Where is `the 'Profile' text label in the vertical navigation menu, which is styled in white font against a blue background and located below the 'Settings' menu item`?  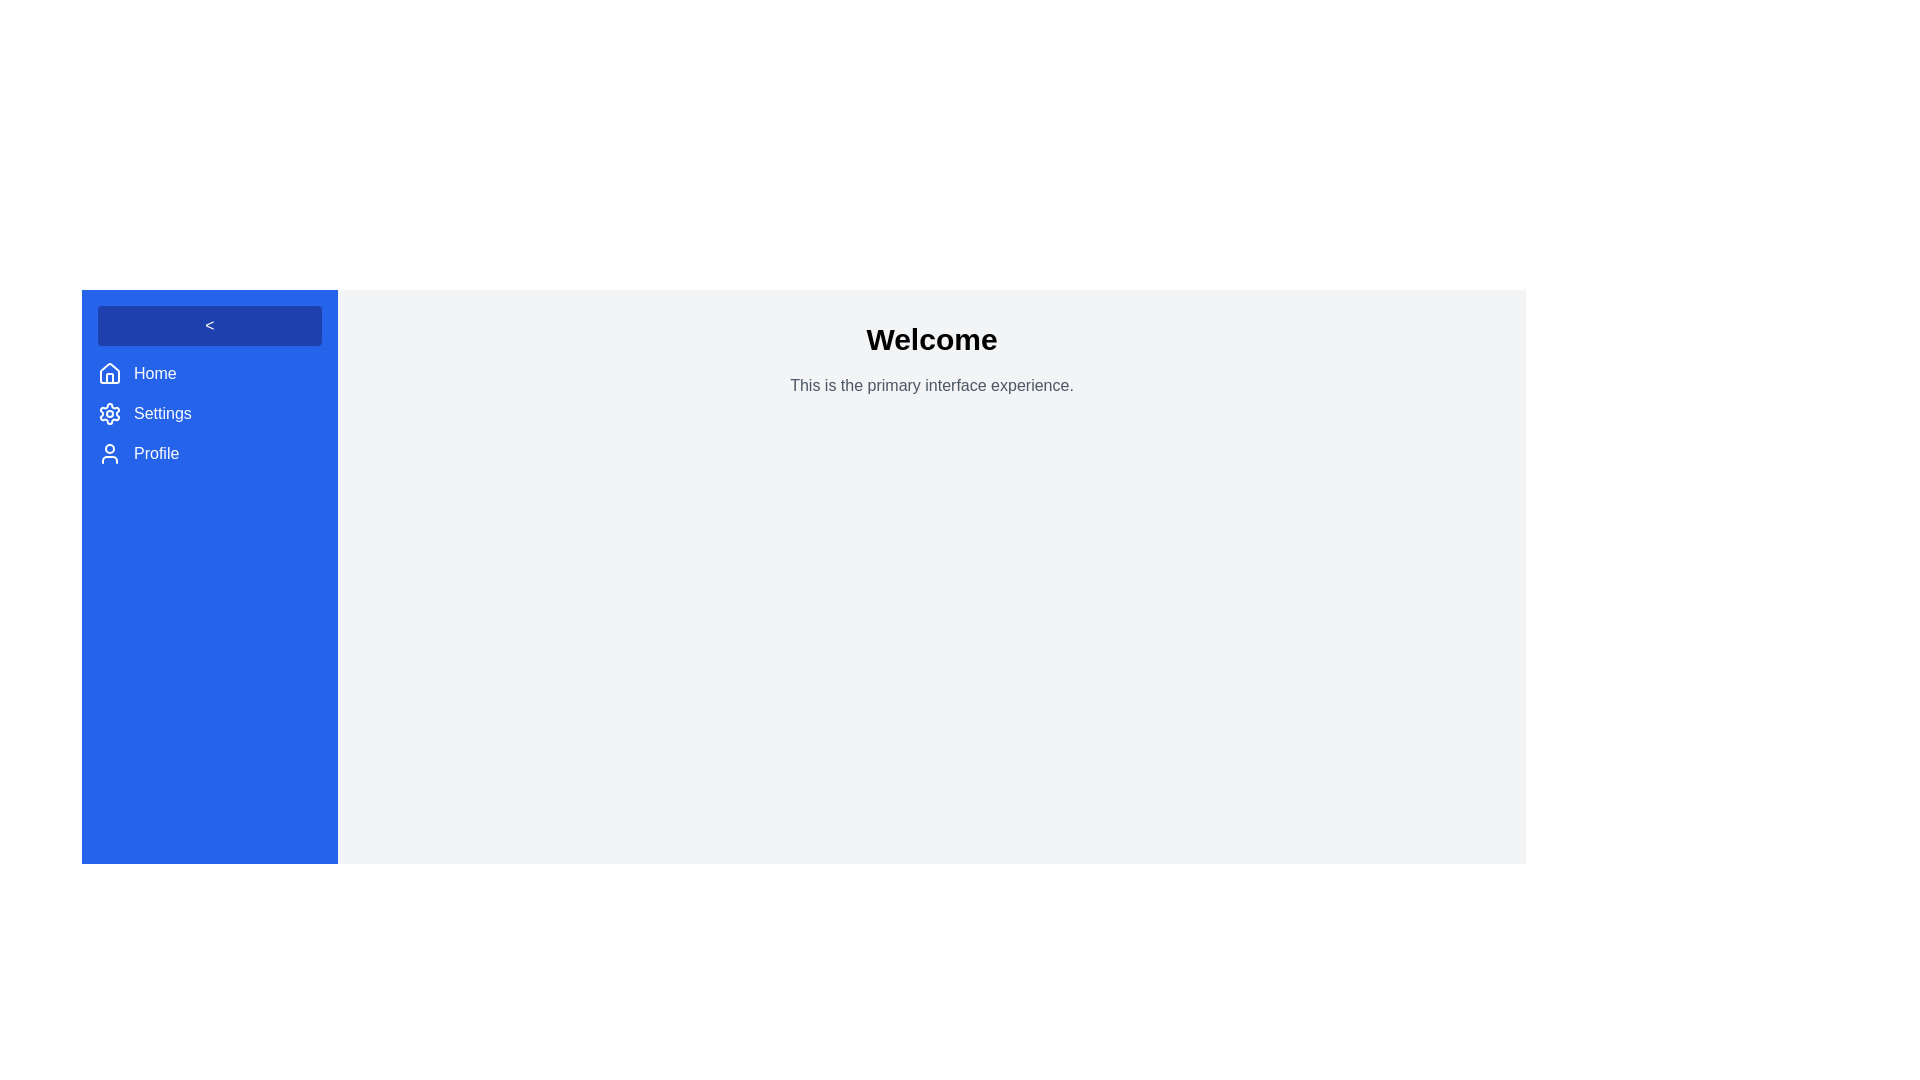
the 'Profile' text label in the vertical navigation menu, which is styled in white font against a blue background and located below the 'Settings' menu item is located at coordinates (155, 454).